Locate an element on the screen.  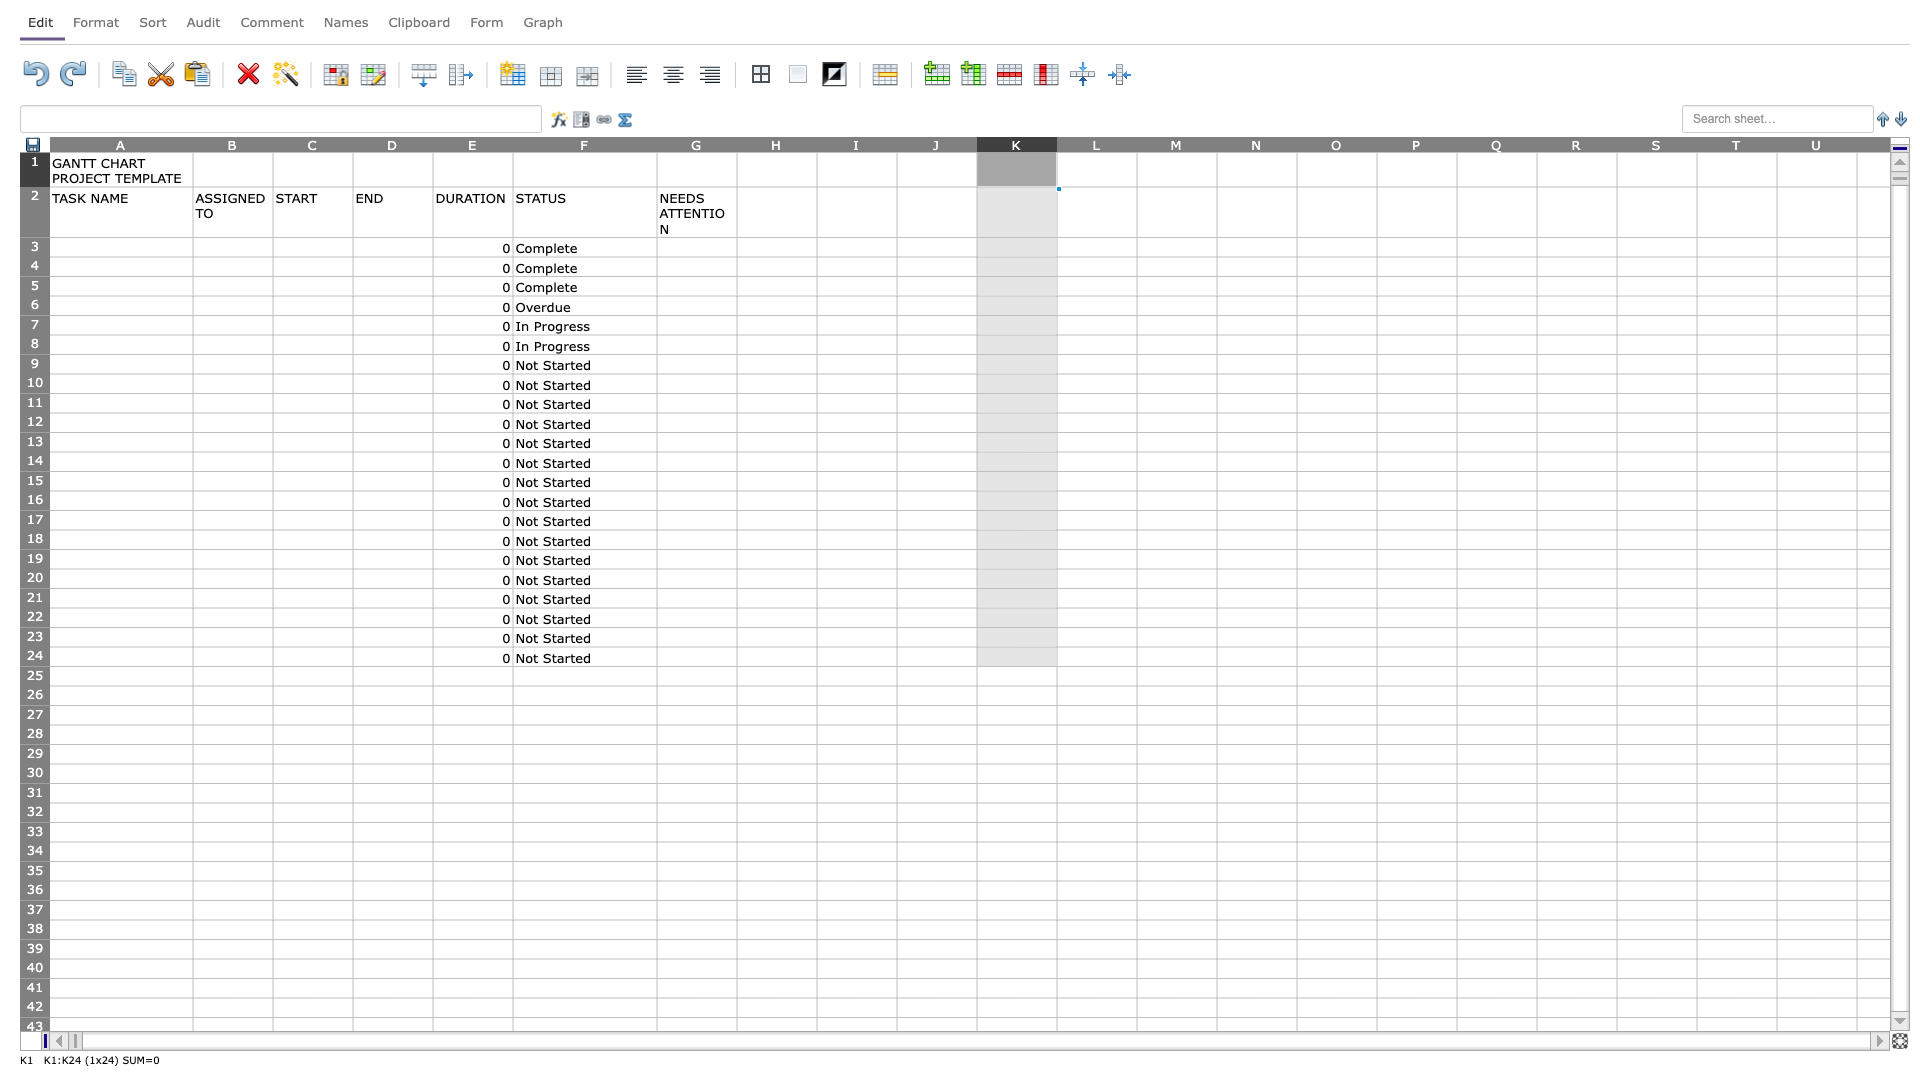
the right edge of column N to resize is located at coordinates (1296, 143).